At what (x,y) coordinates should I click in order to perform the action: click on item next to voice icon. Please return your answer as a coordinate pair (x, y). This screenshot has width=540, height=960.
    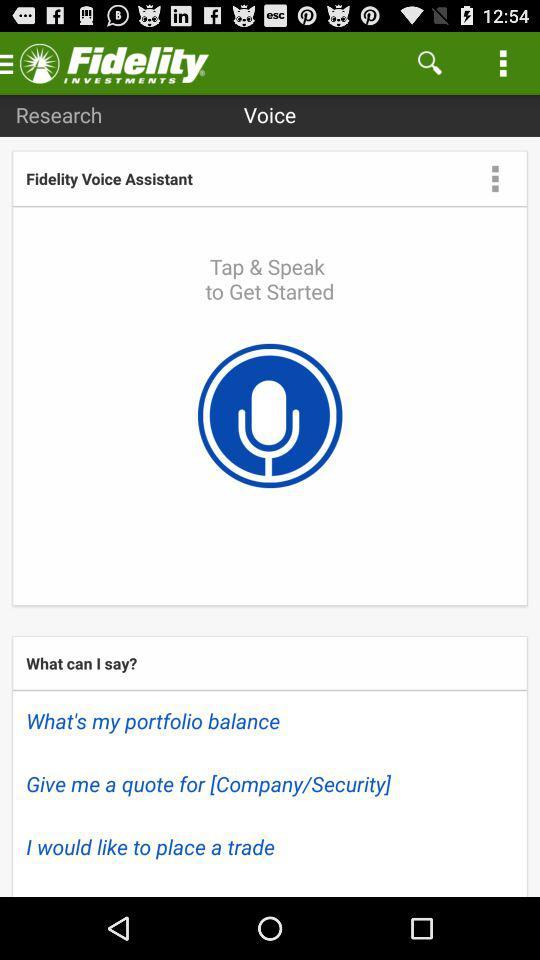
    Looking at the image, I should click on (59, 114).